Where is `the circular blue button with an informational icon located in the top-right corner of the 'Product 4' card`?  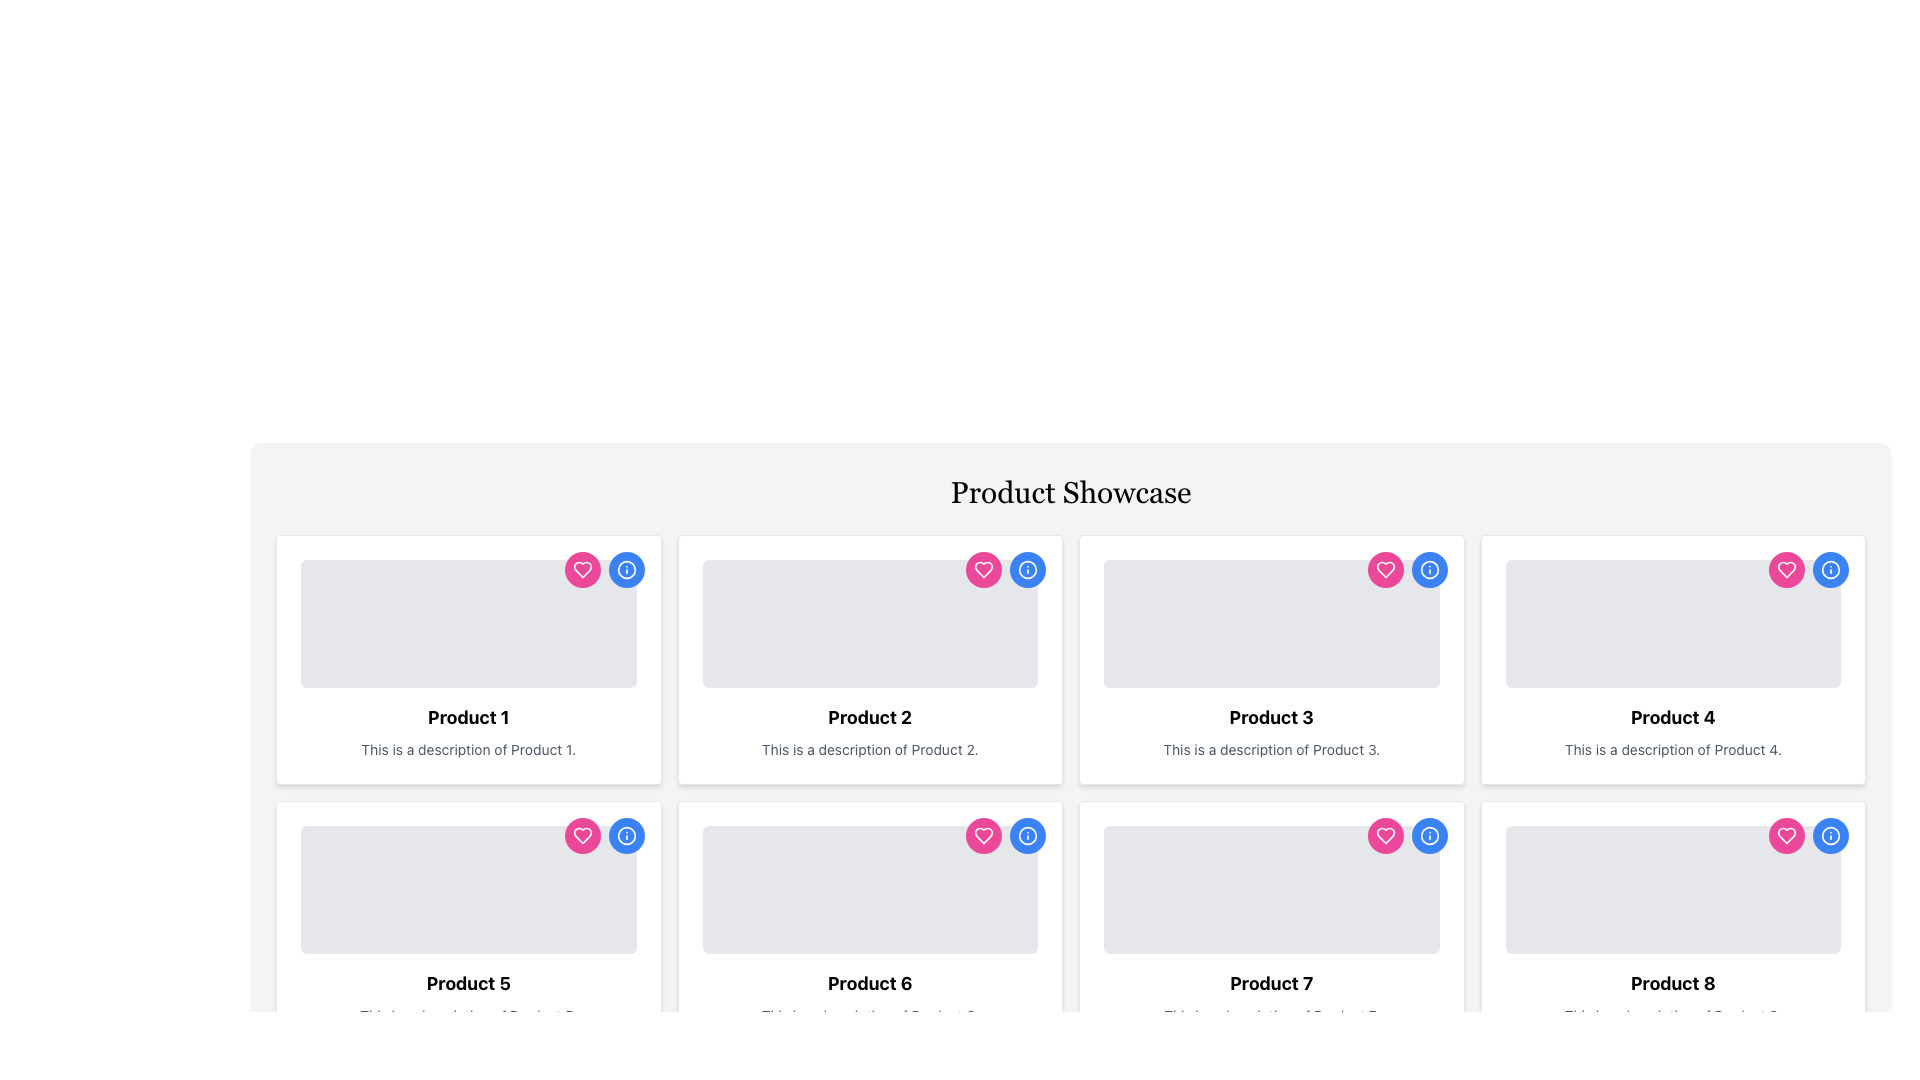
the circular blue button with an informational icon located in the top-right corner of the 'Product 4' card is located at coordinates (1830, 570).